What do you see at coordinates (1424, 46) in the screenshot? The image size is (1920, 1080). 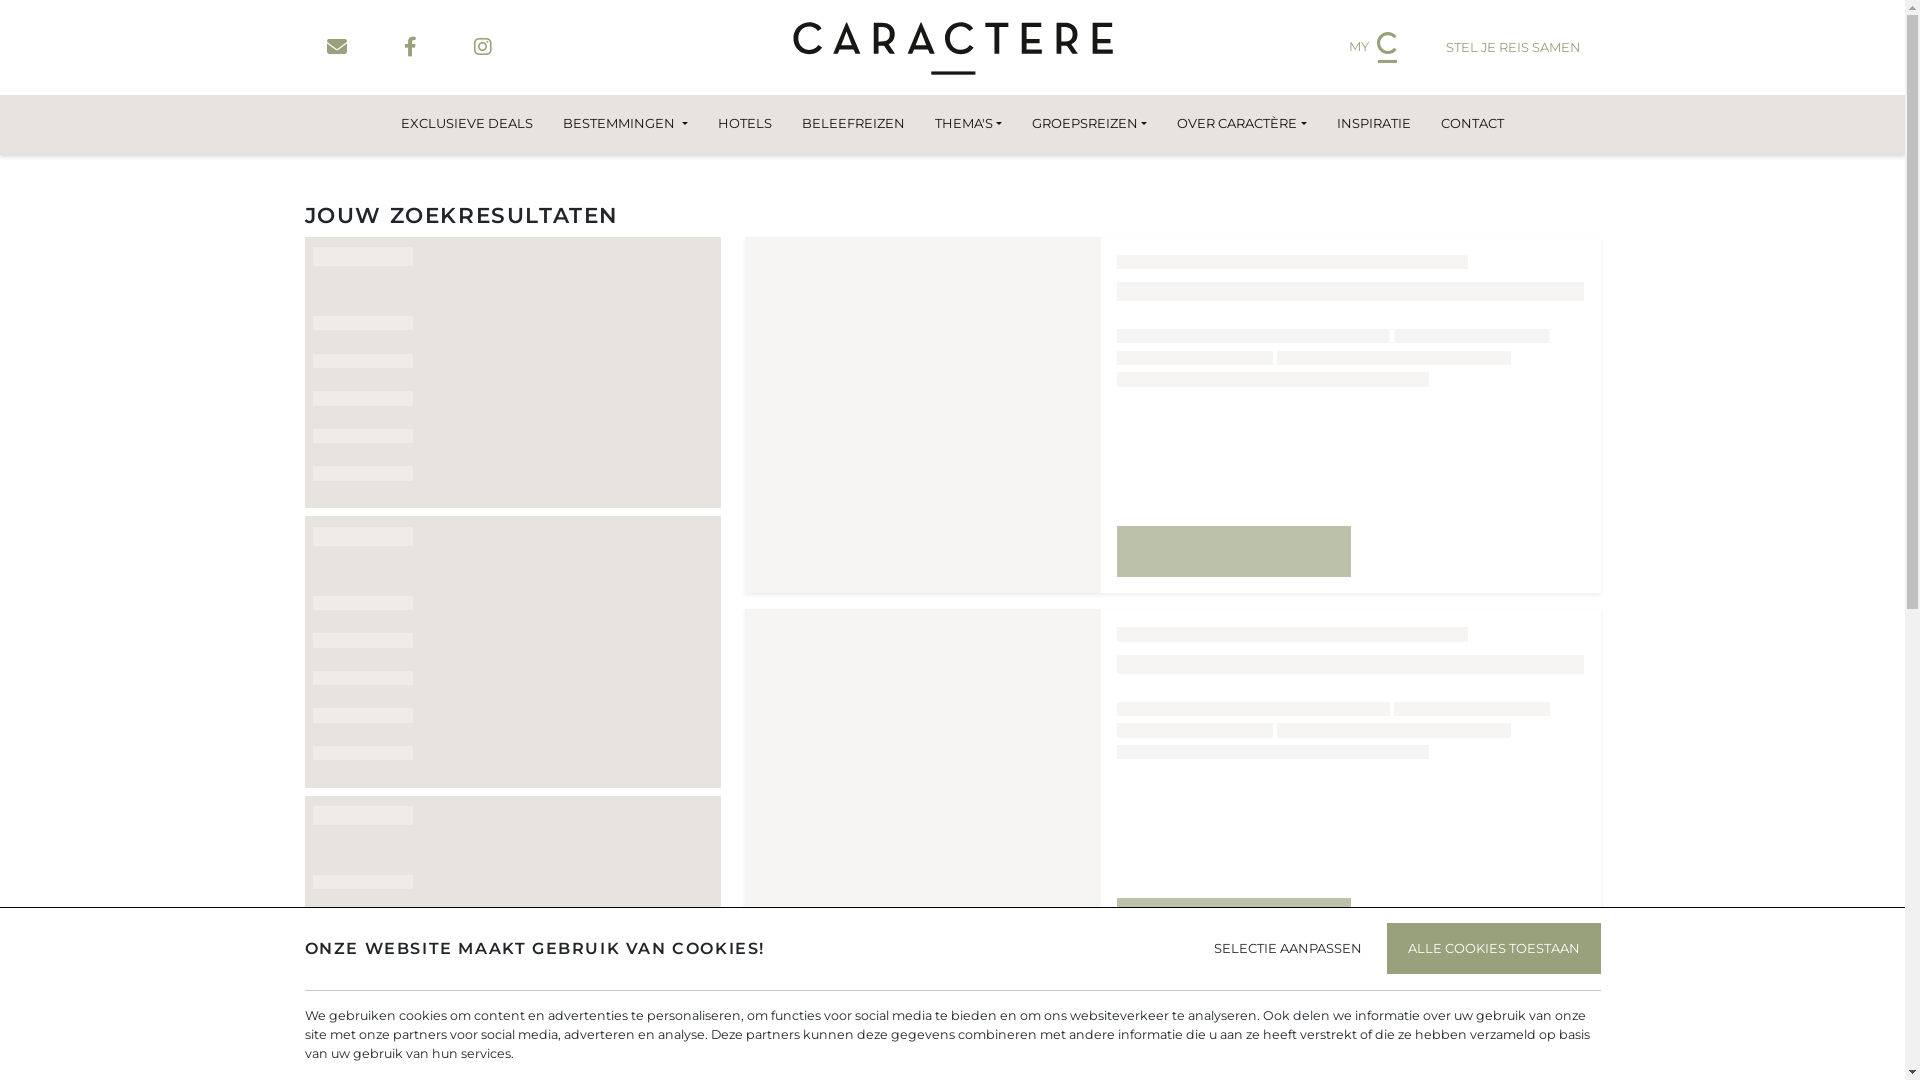 I see `'STEL JE REIS SAMEN'` at bounding box center [1424, 46].